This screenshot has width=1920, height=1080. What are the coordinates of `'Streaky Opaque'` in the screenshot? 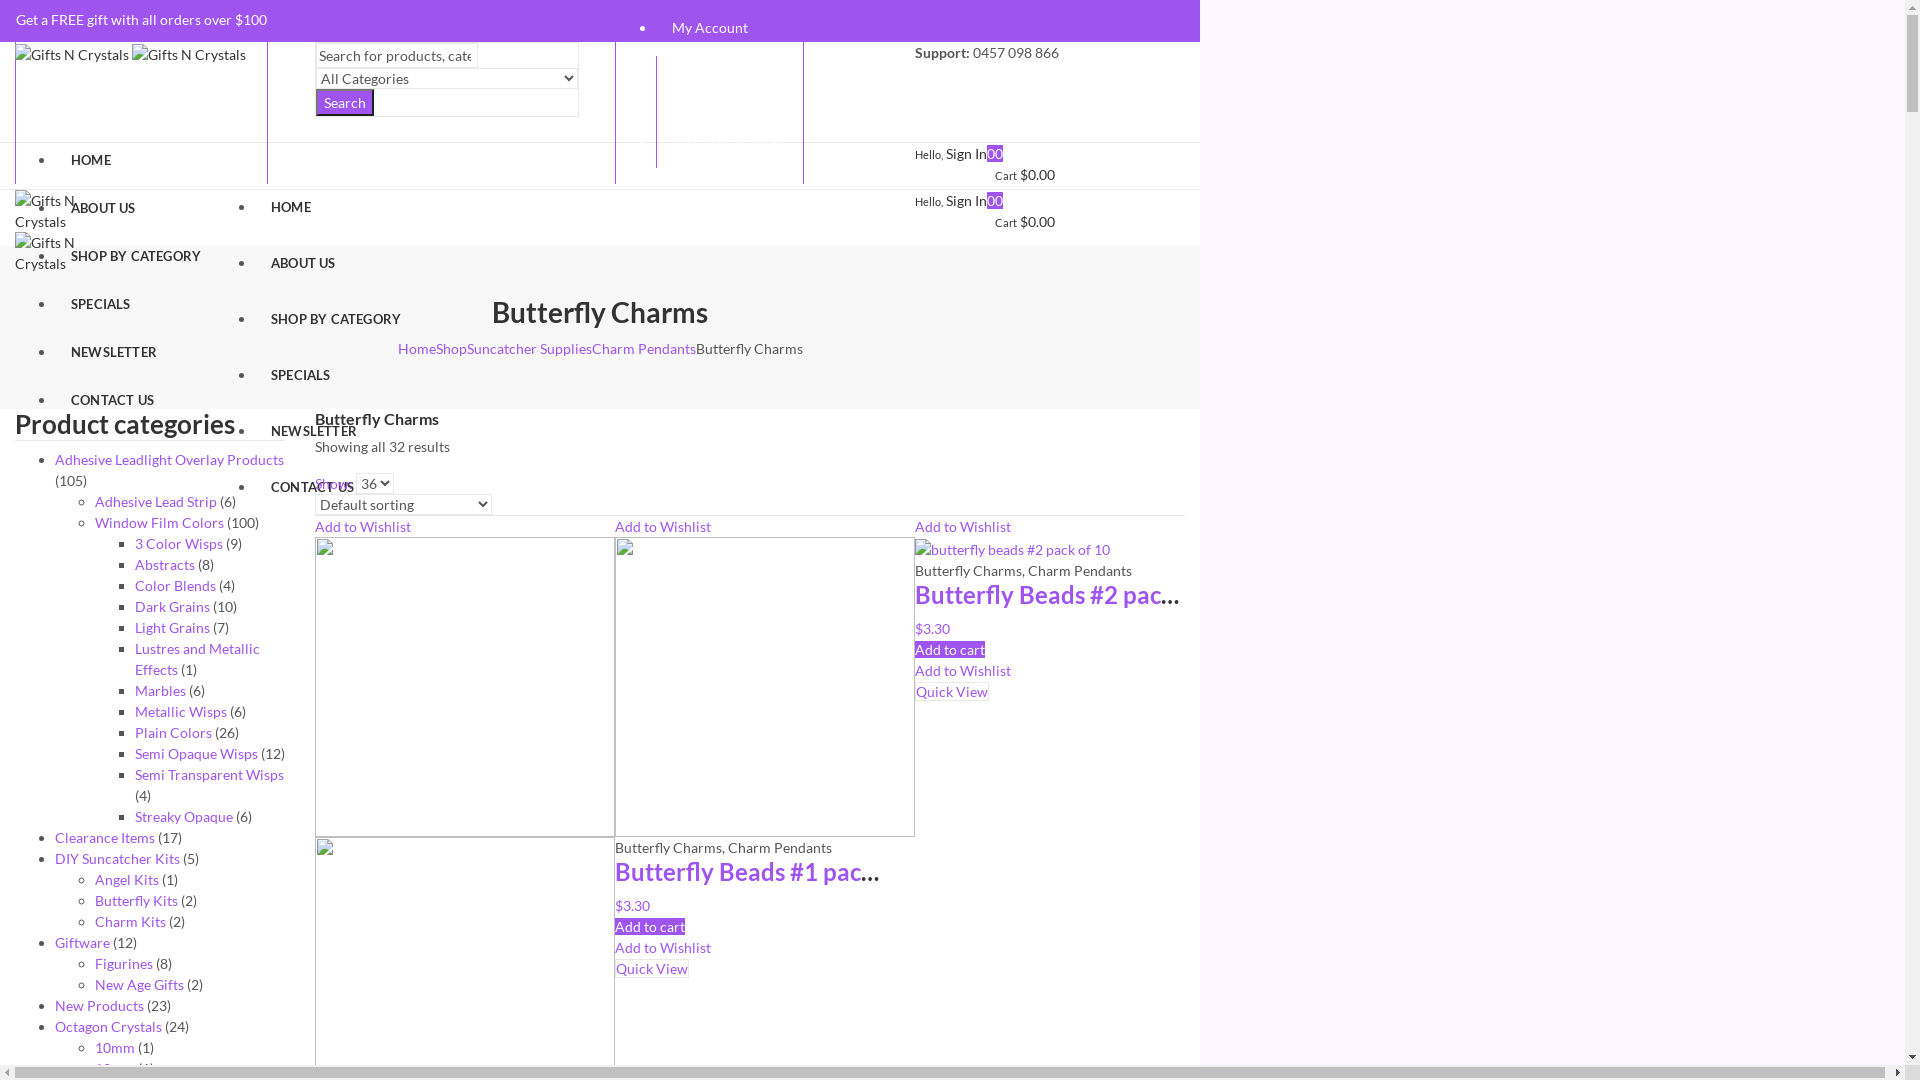 It's located at (183, 816).